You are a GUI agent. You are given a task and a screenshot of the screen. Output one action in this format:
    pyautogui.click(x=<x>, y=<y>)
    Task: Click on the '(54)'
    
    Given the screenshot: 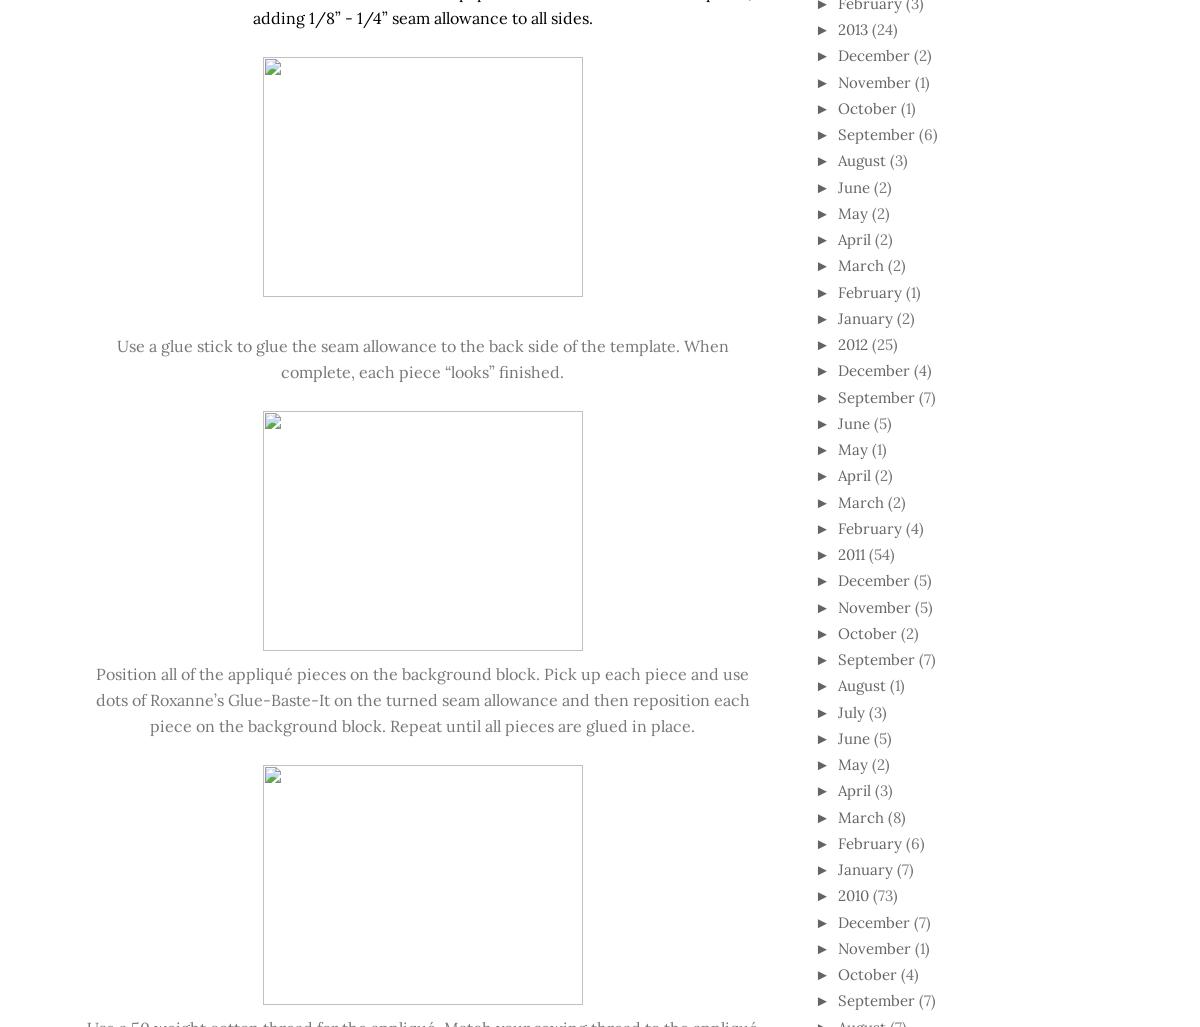 What is the action you would take?
    pyautogui.click(x=880, y=553)
    